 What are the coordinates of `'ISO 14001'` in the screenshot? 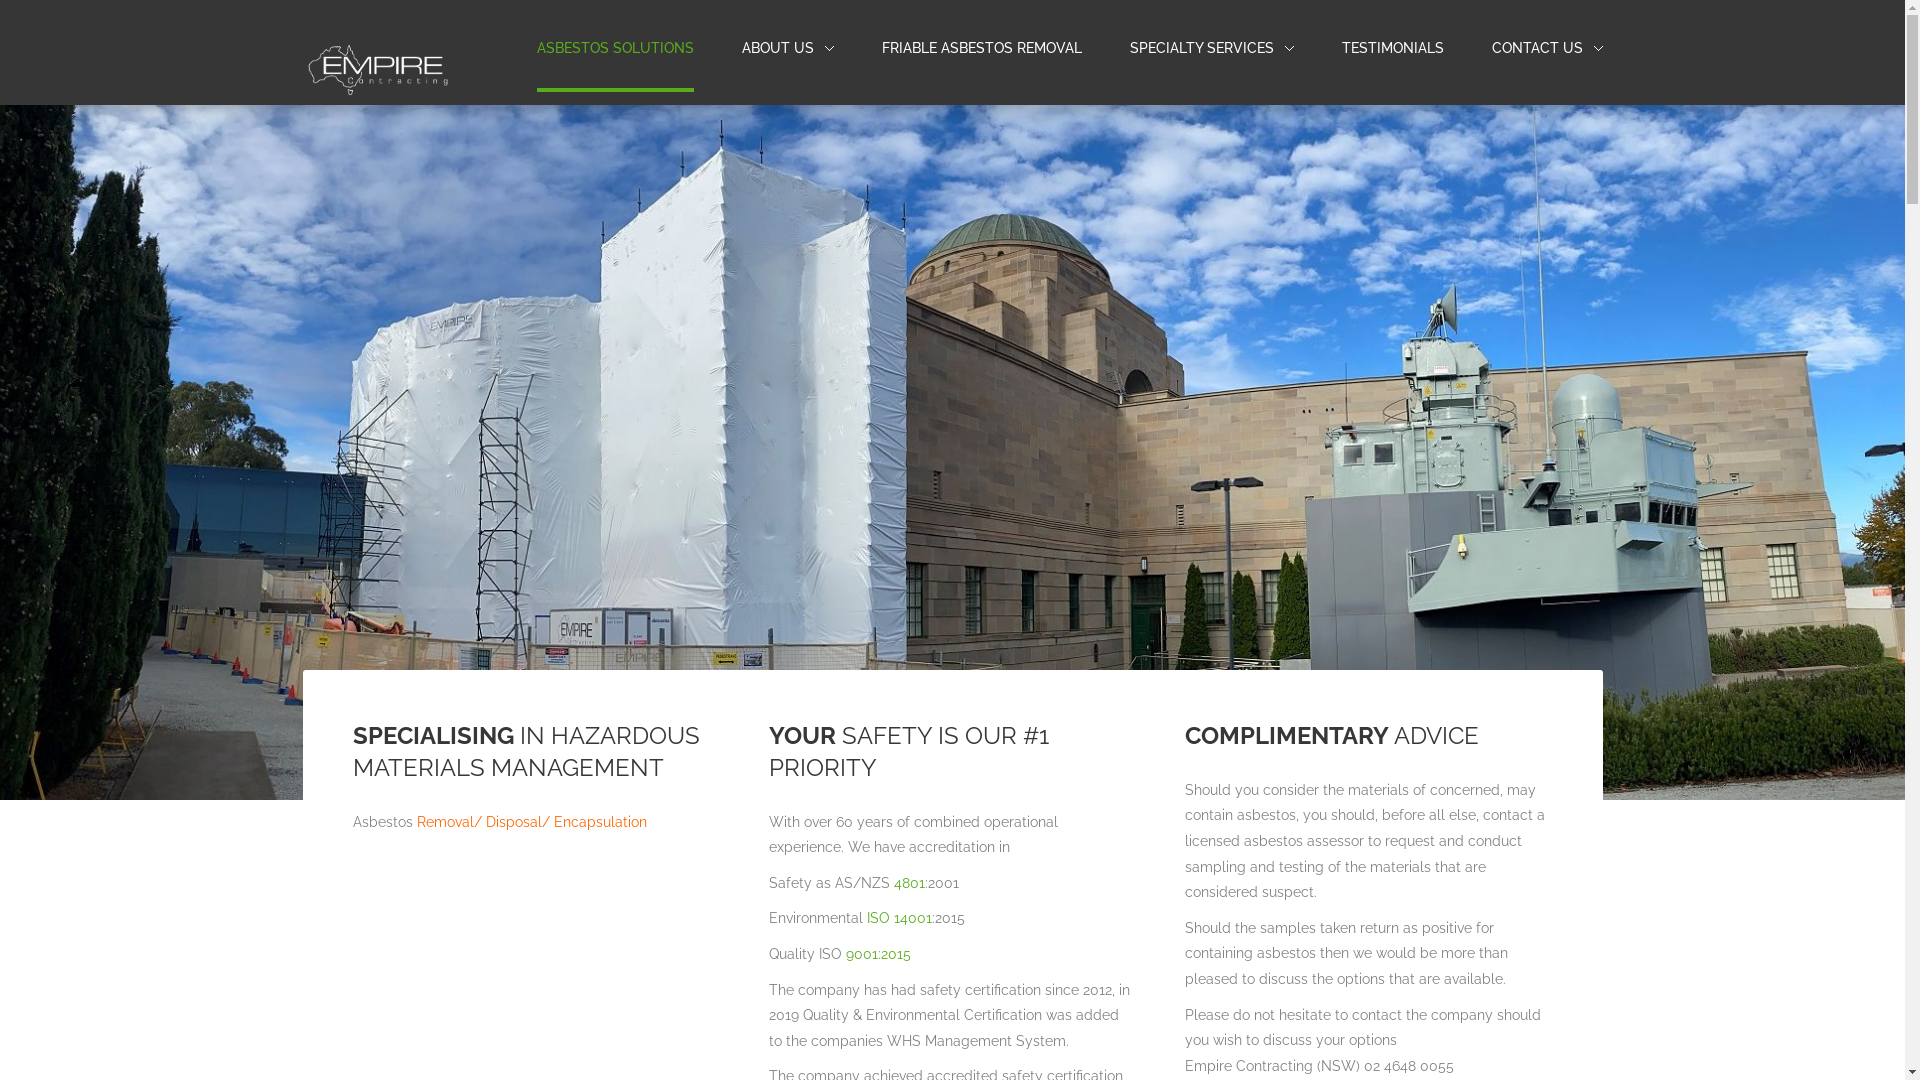 It's located at (898, 917).